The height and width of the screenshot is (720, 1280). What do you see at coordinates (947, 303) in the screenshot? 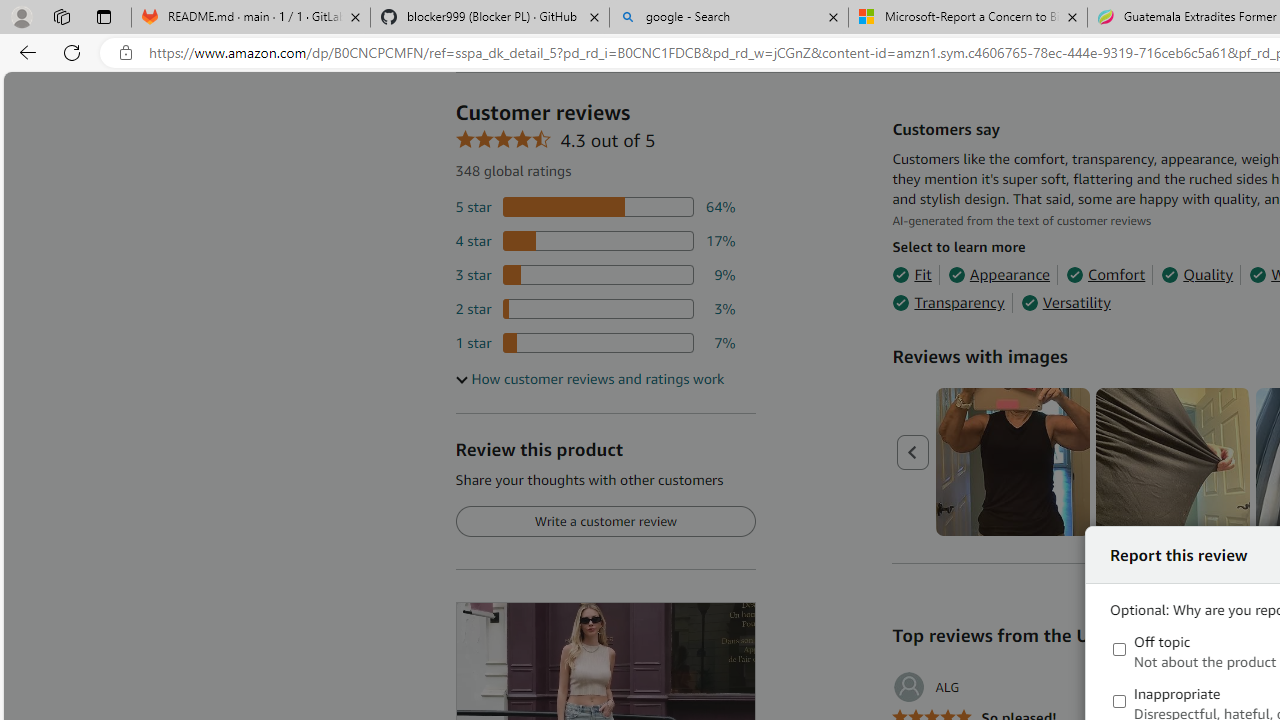
I see `'Transparency'` at bounding box center [947, 303].